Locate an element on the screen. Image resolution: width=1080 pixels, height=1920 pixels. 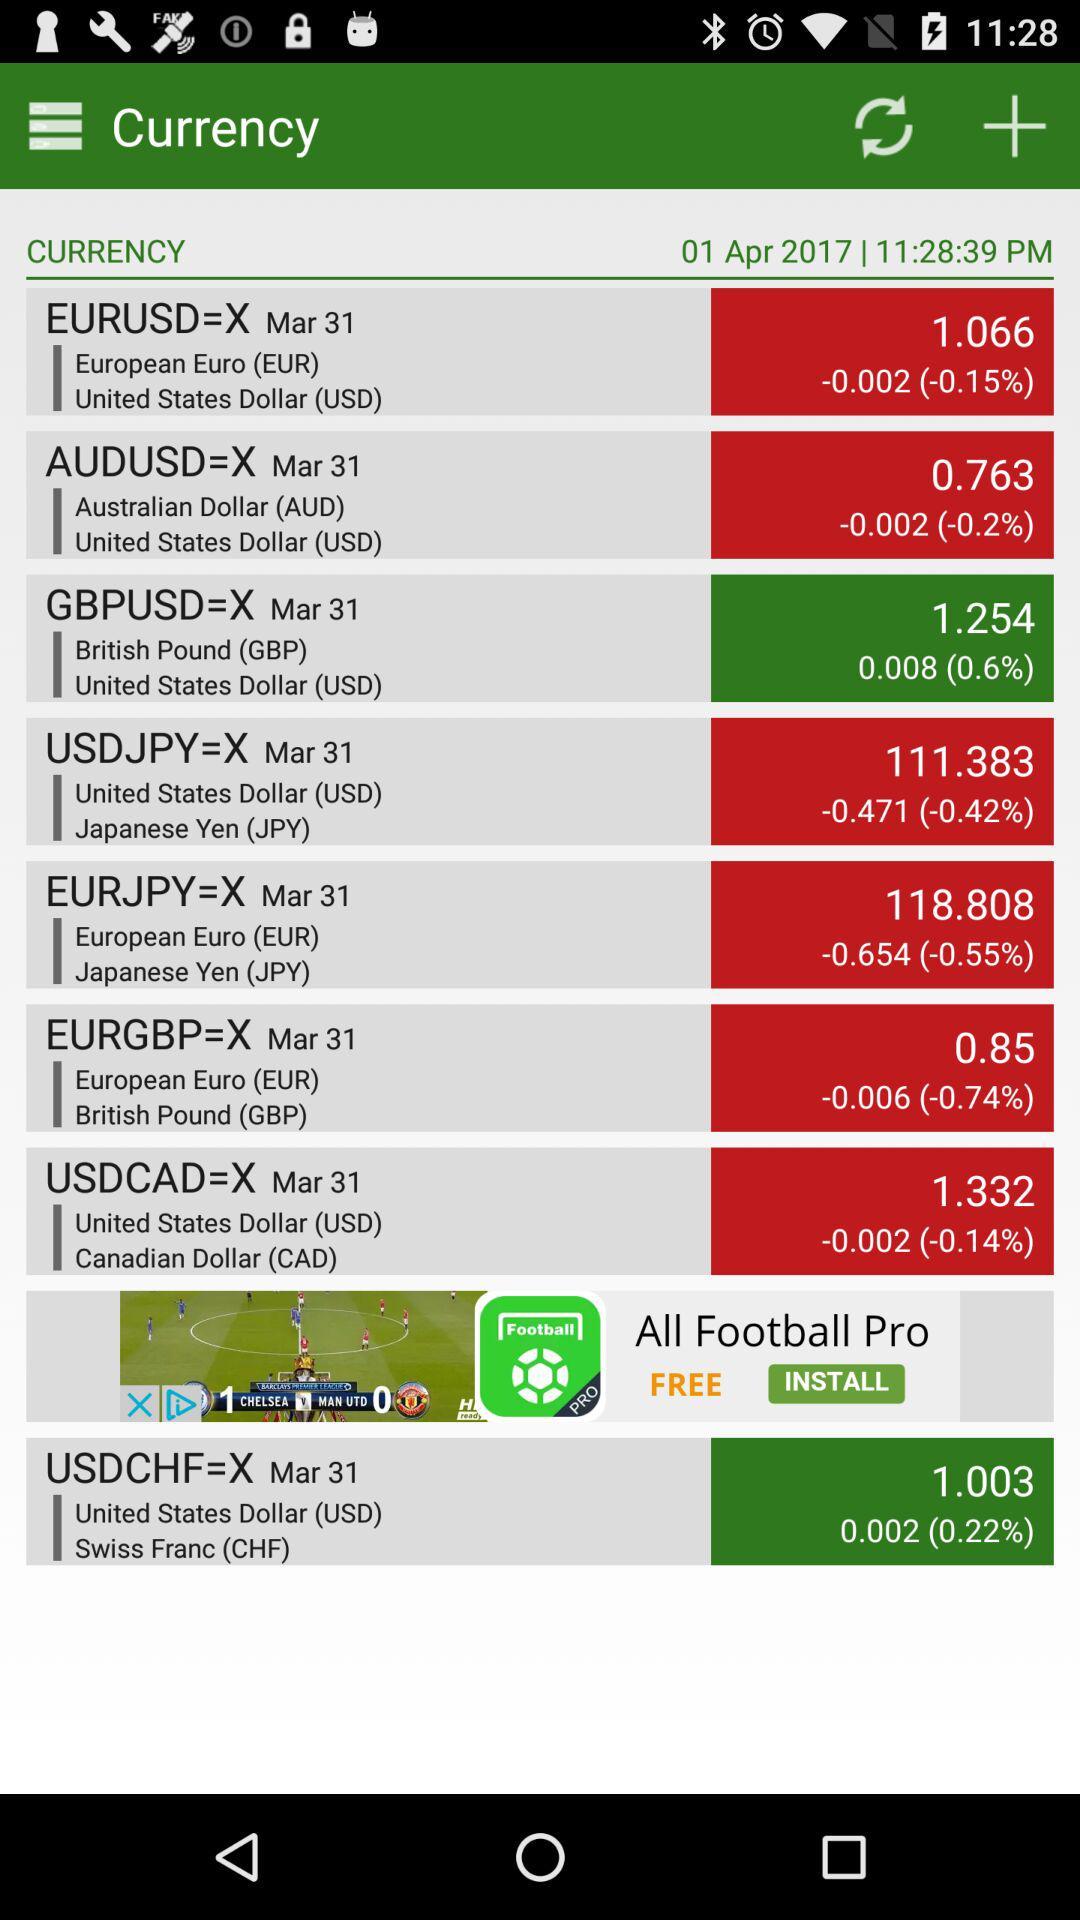
a currency exchange pair is located at coordinates (1014, 124).